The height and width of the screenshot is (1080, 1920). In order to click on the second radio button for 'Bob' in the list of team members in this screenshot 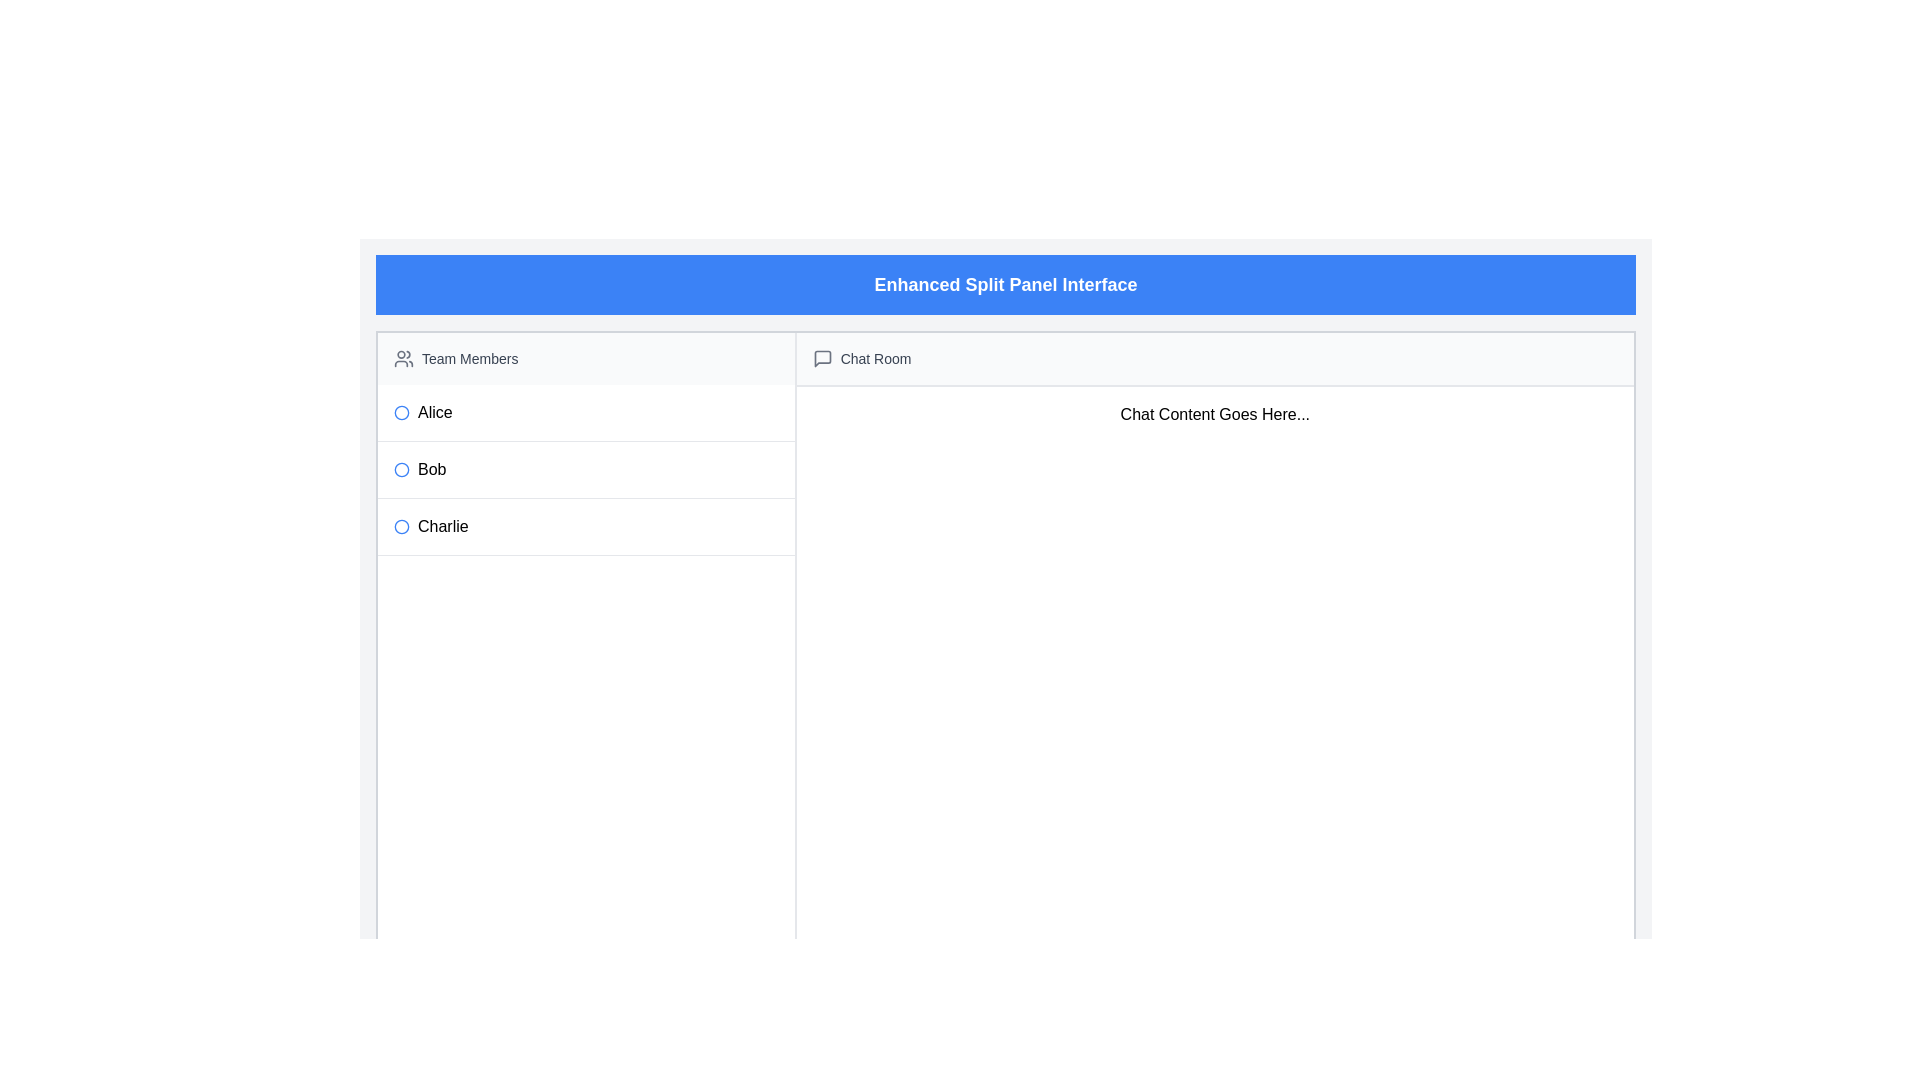, I will do `click(401, 470)`.